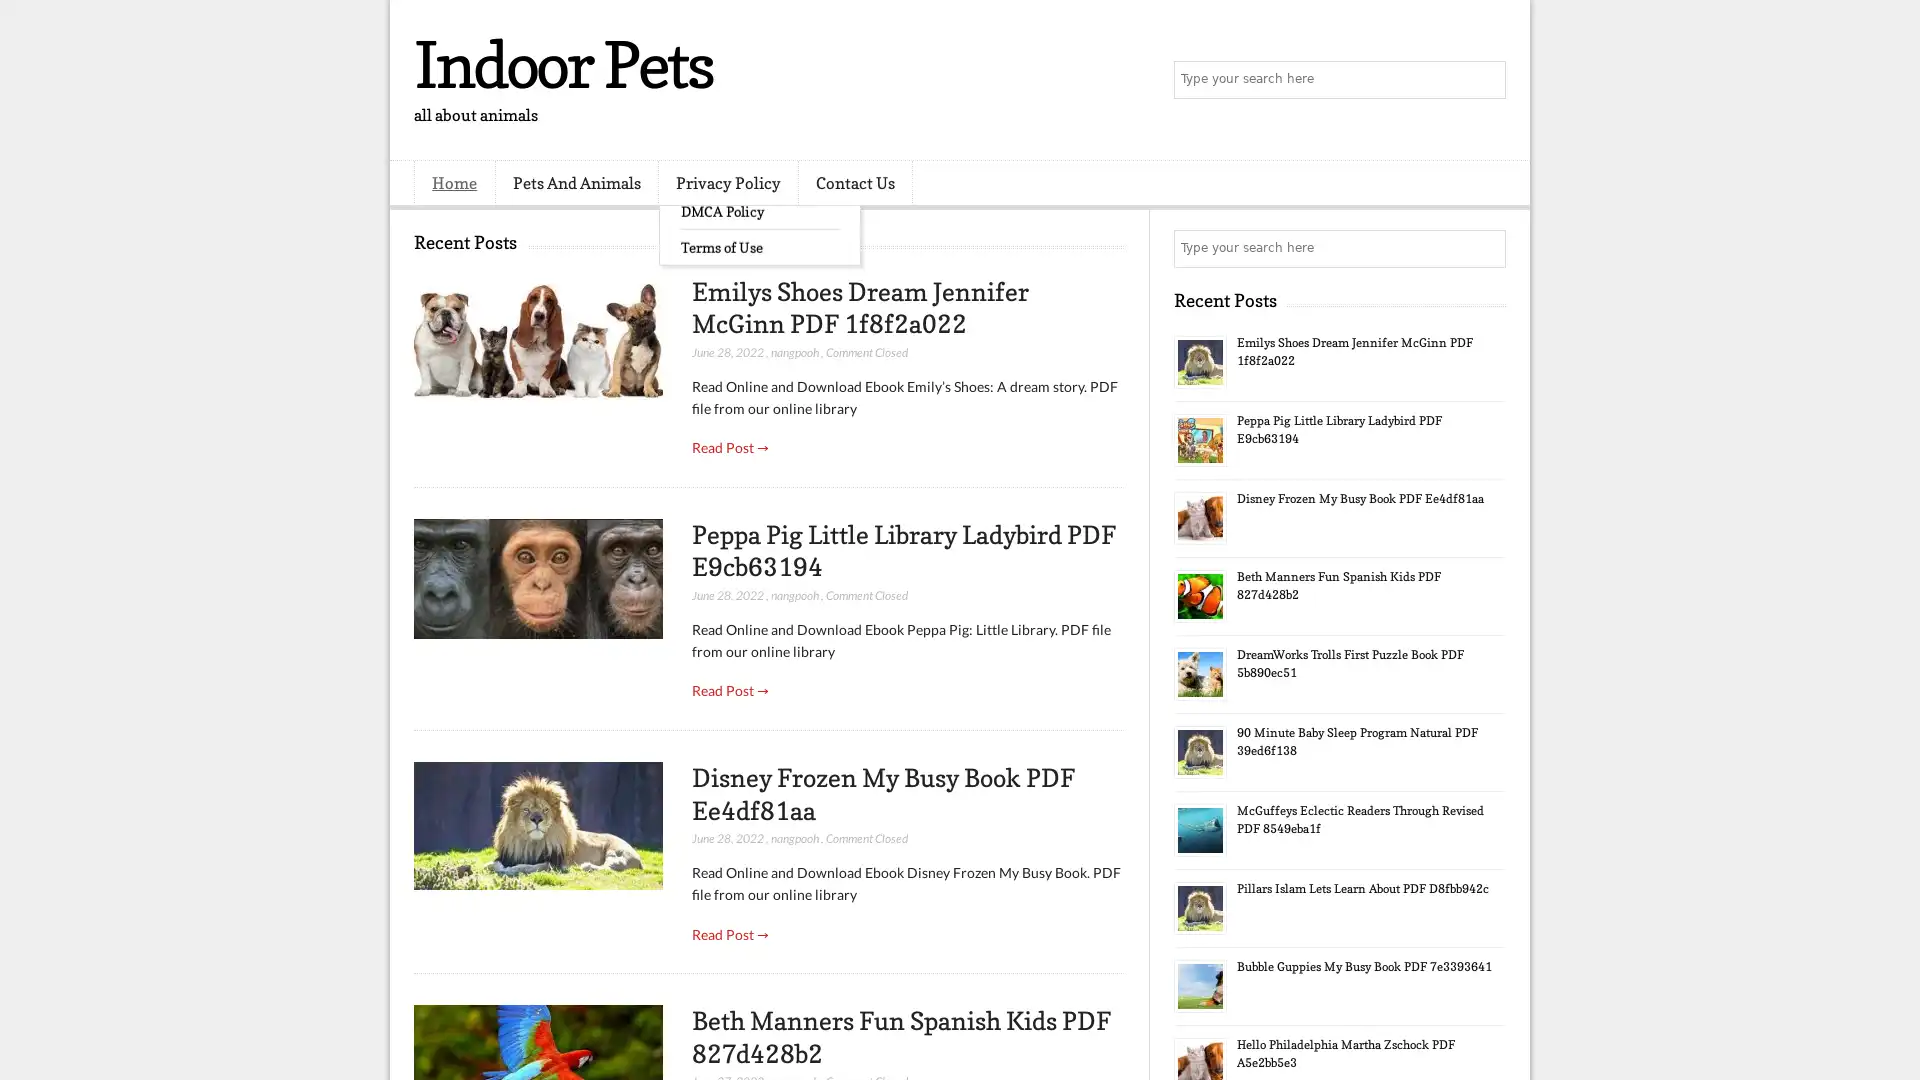 The width and height of the screenshot is (1920, 1080). What do you see at coordinates (1485, 248) in the screenshot?
I see `Search` at bounding box center [1485, 248].